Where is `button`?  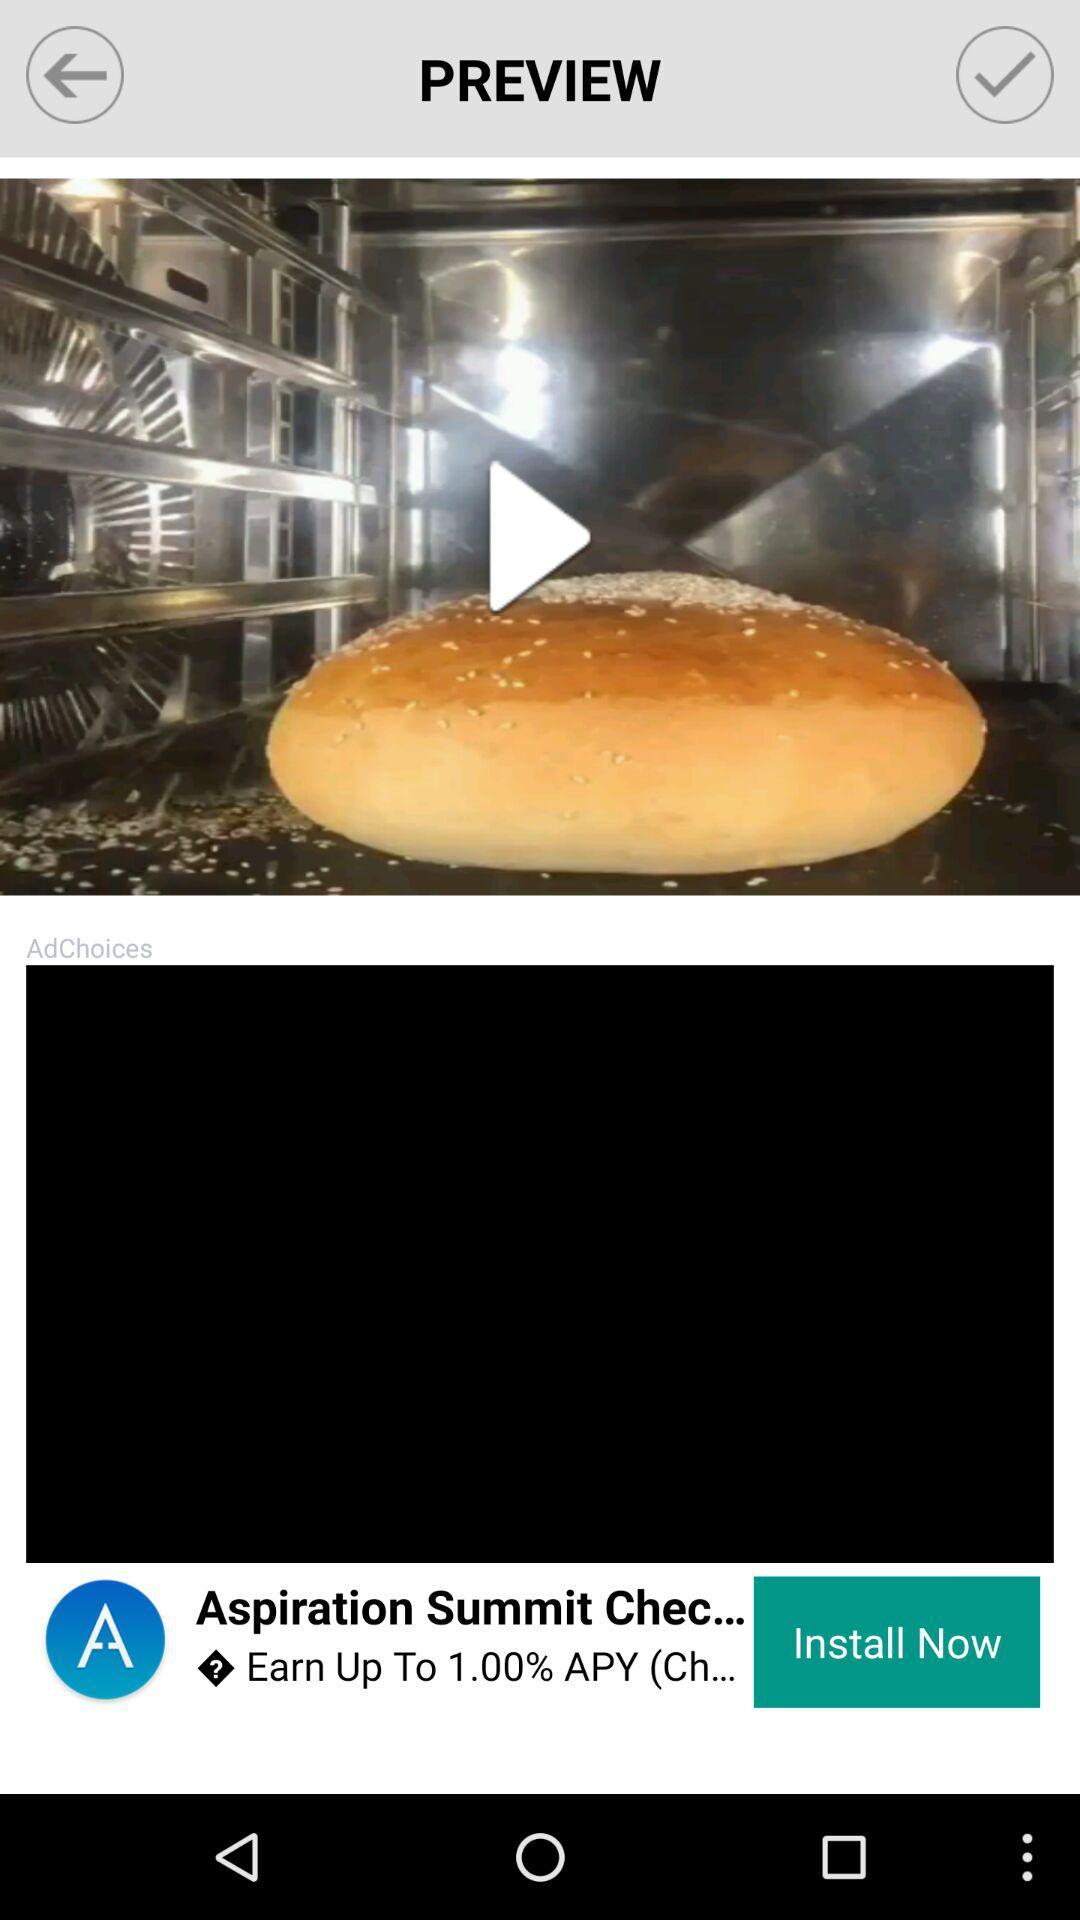
button is located at coordinates (540, 537).